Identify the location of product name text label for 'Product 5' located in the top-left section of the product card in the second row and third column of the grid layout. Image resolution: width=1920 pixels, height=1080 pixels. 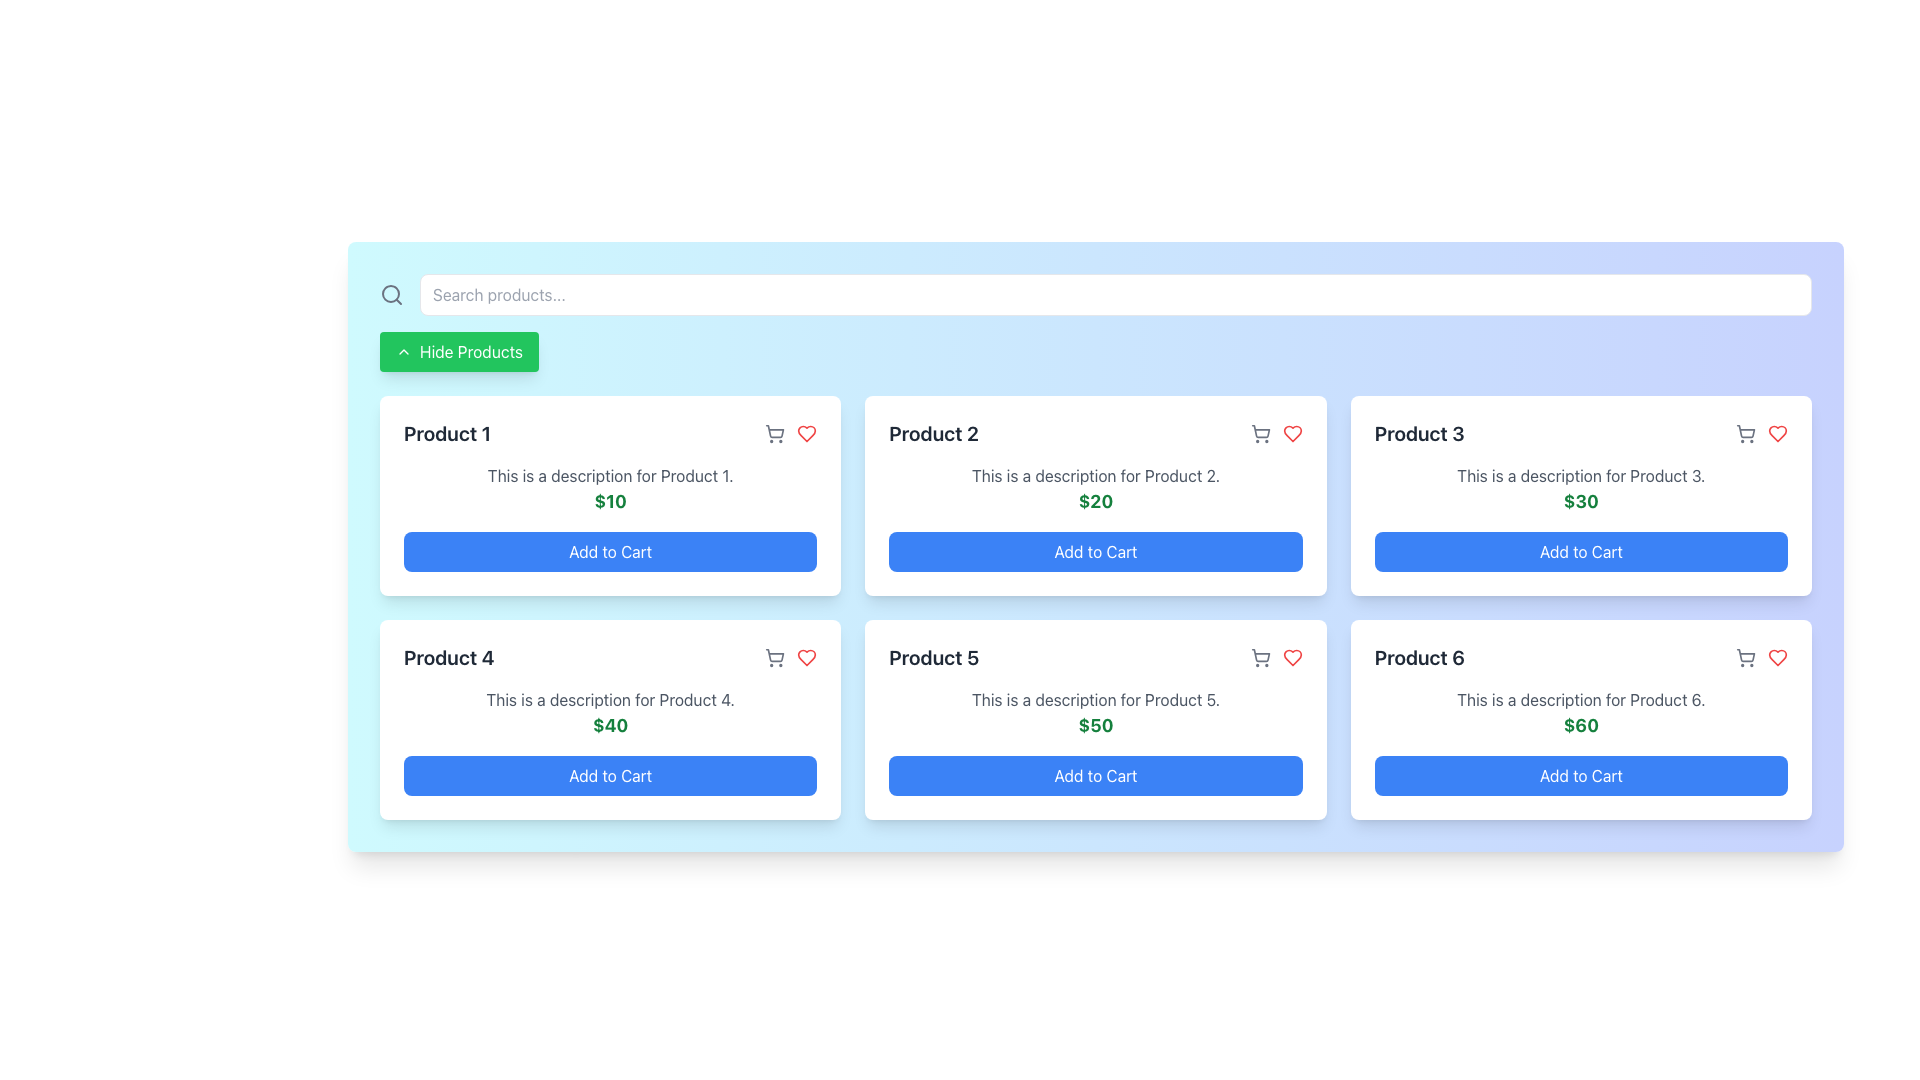
(933, 658).